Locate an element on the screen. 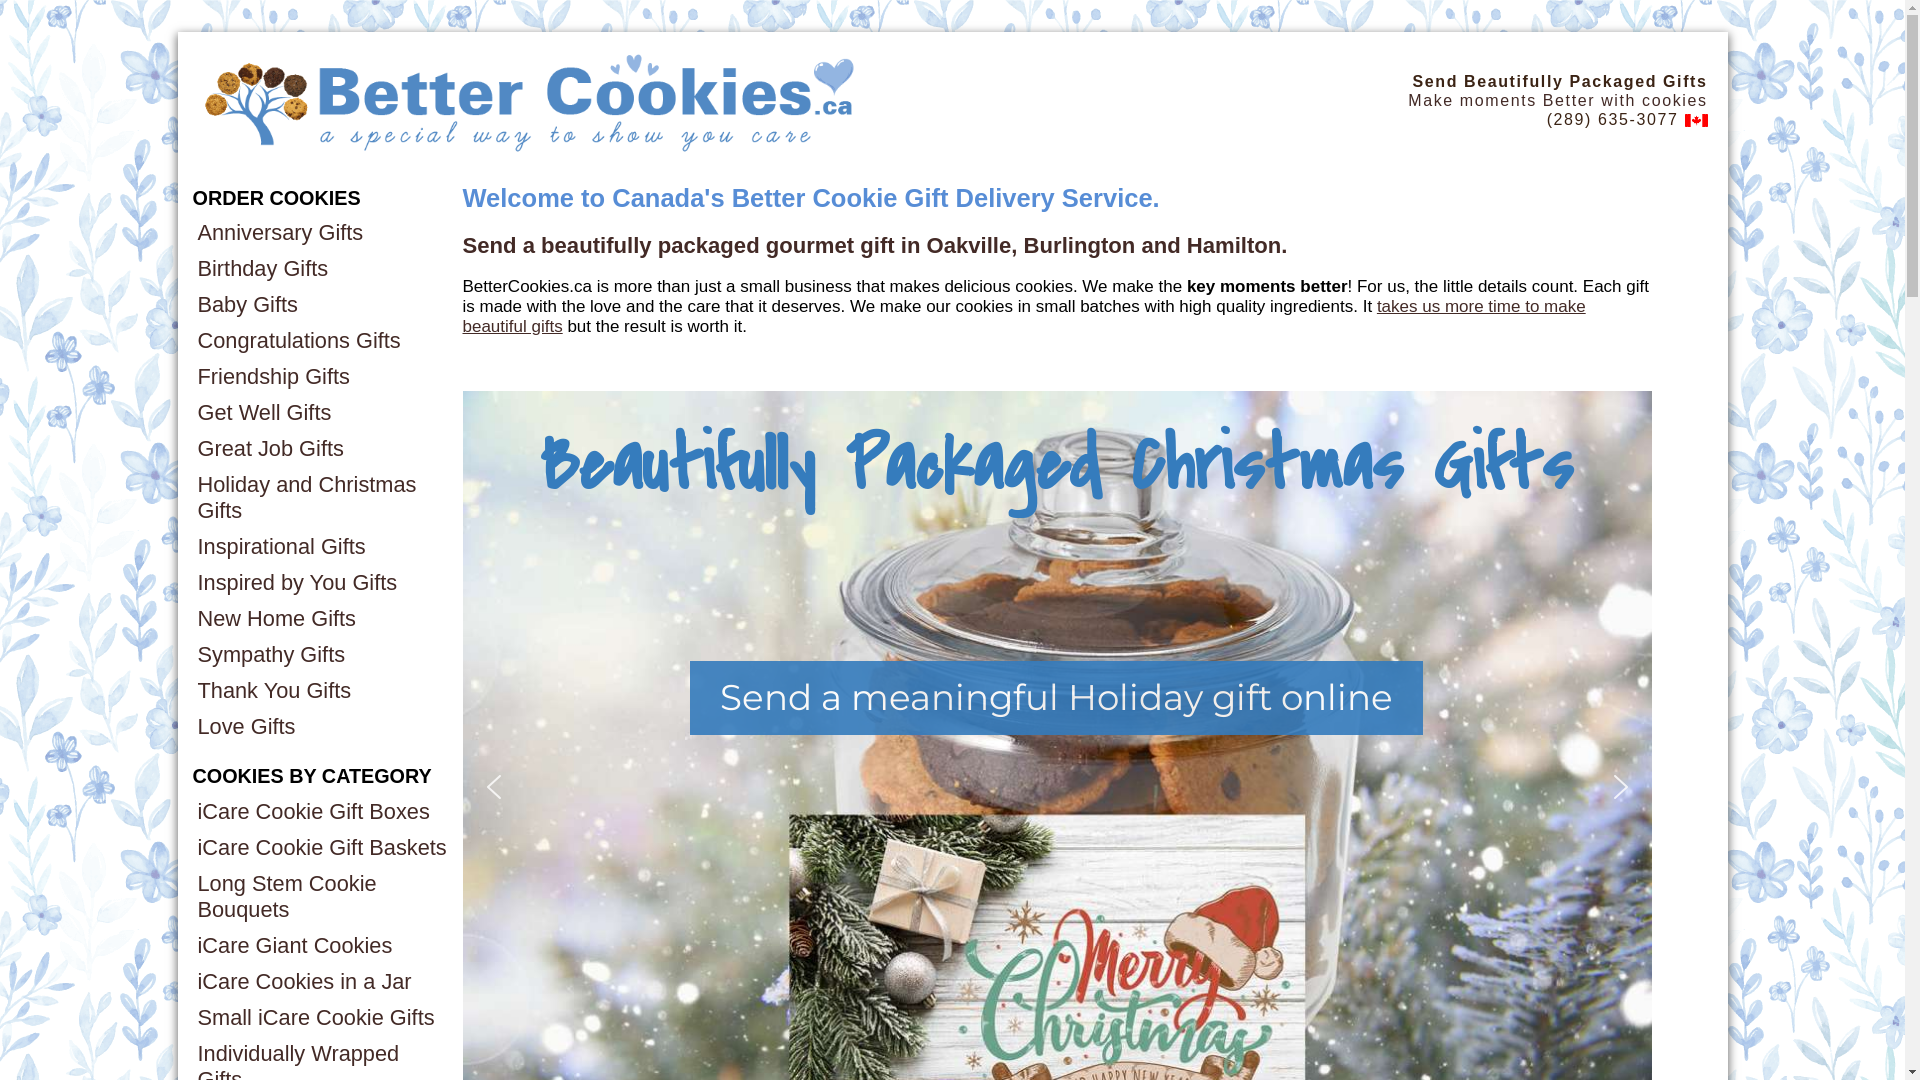 This screenshot has height=1080, width=1920. 'Burlington' is located at coordinates (1079, 244).